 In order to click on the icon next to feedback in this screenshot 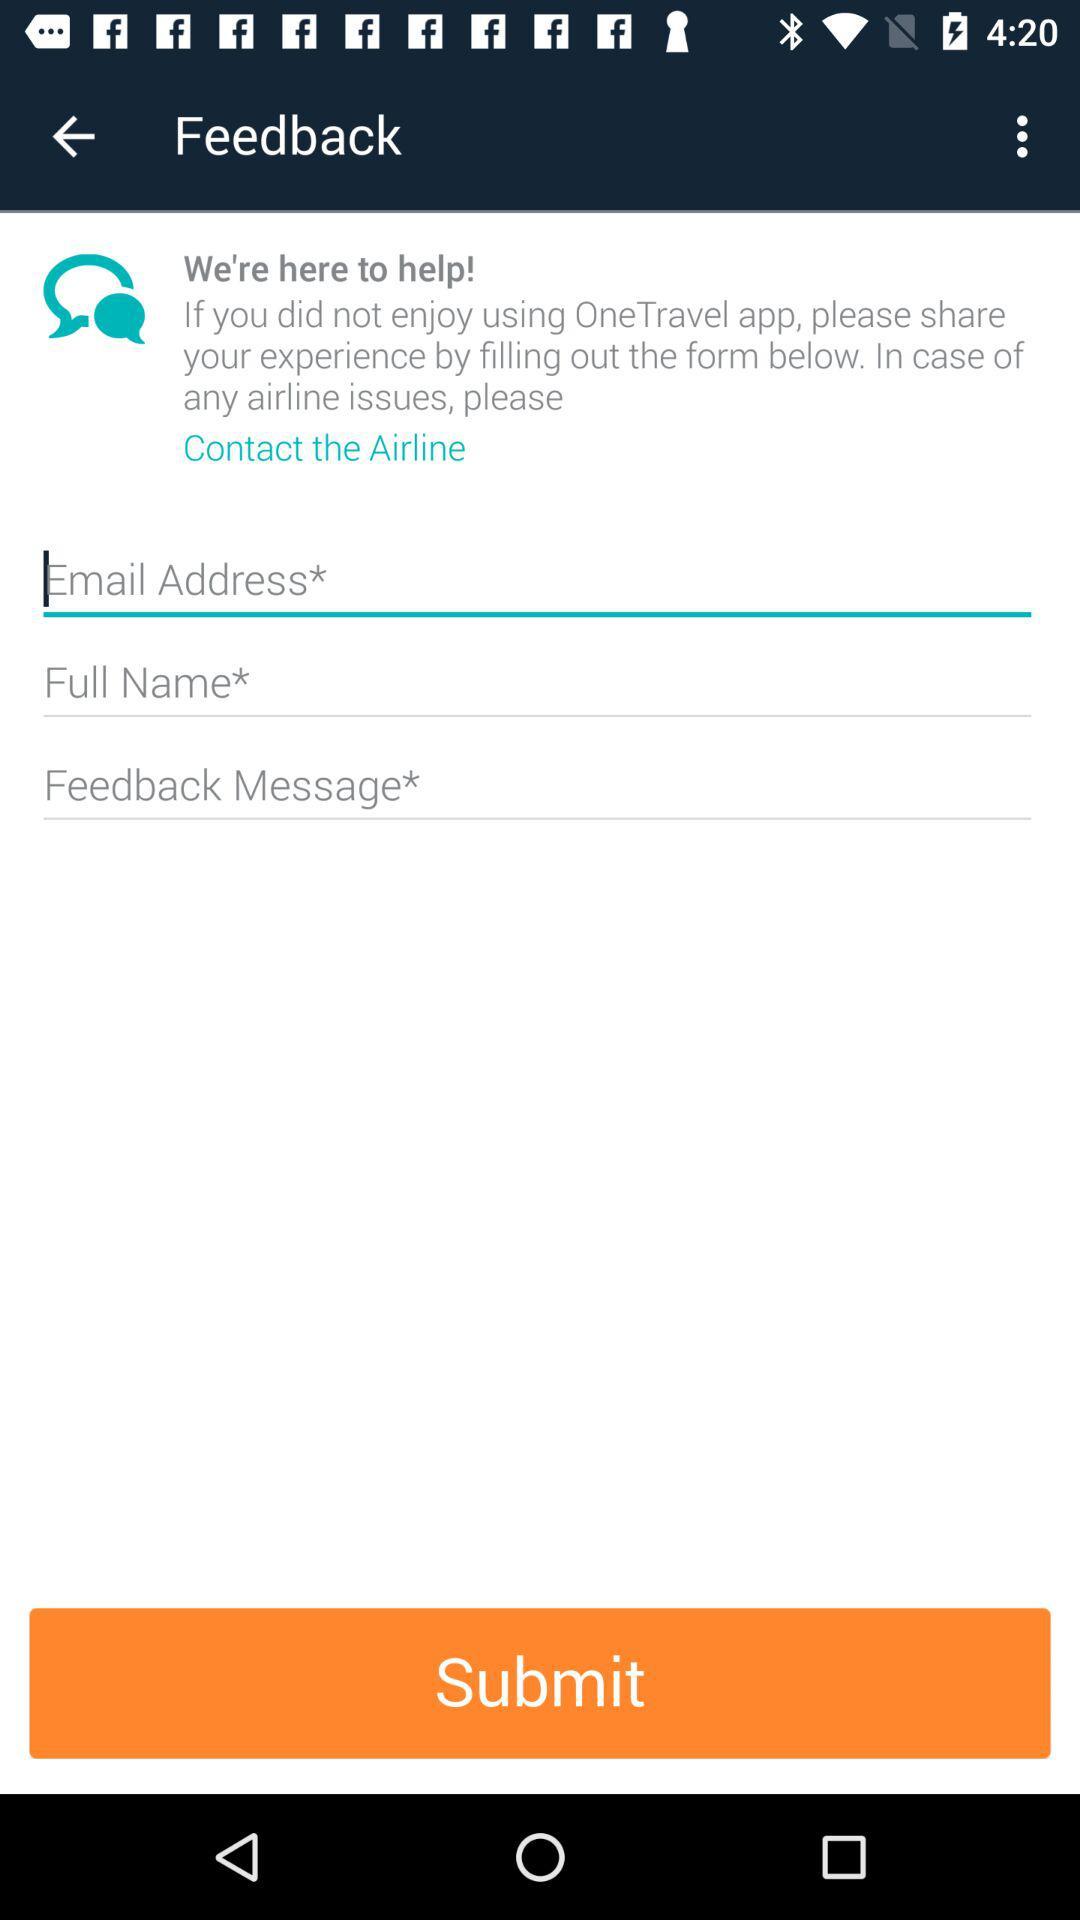, I will do `click(72, 135)`.